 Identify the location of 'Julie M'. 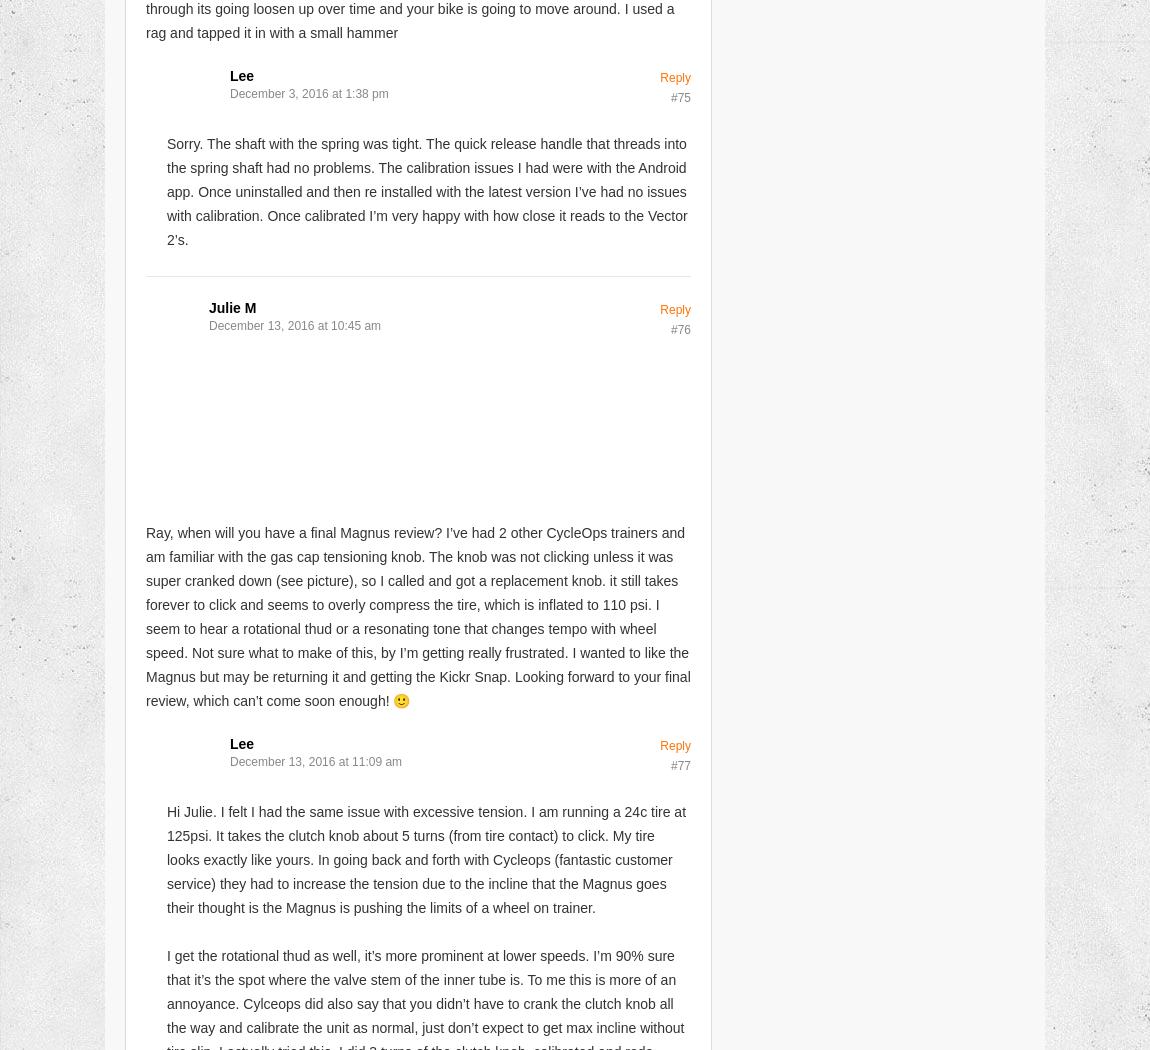
(207, 307).